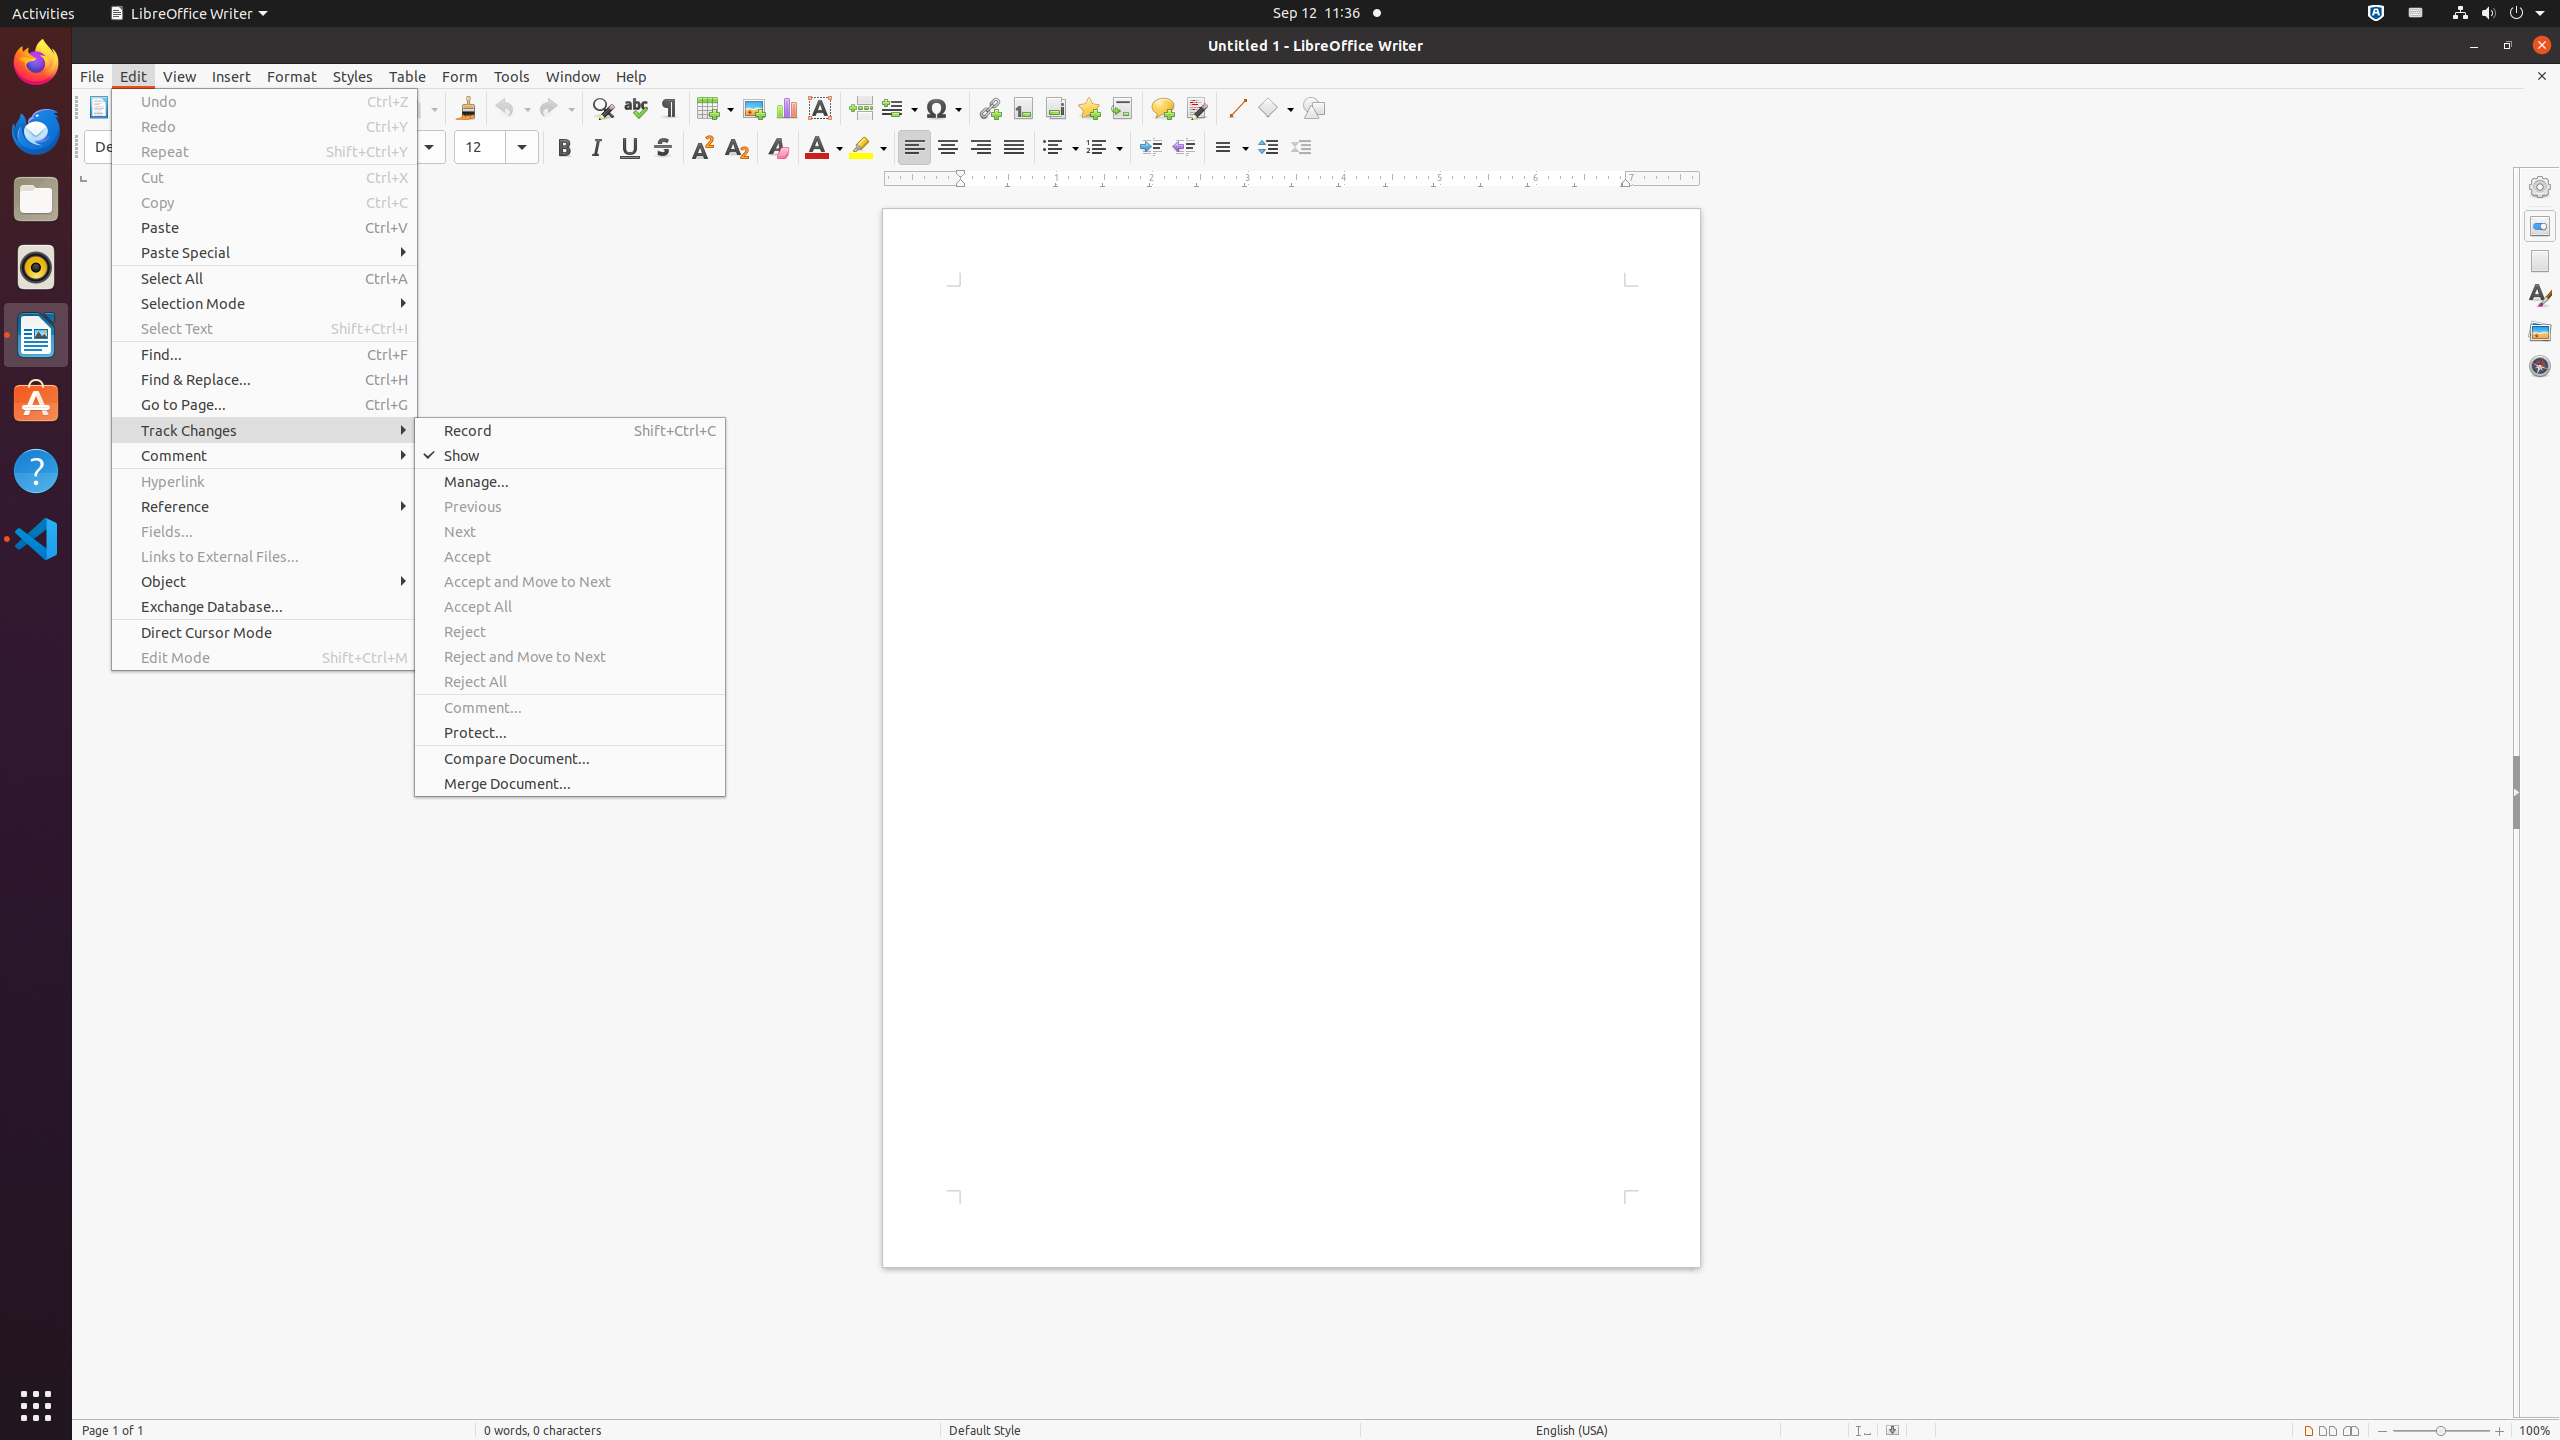  I want to click on 'Redo', so click(264, 126).